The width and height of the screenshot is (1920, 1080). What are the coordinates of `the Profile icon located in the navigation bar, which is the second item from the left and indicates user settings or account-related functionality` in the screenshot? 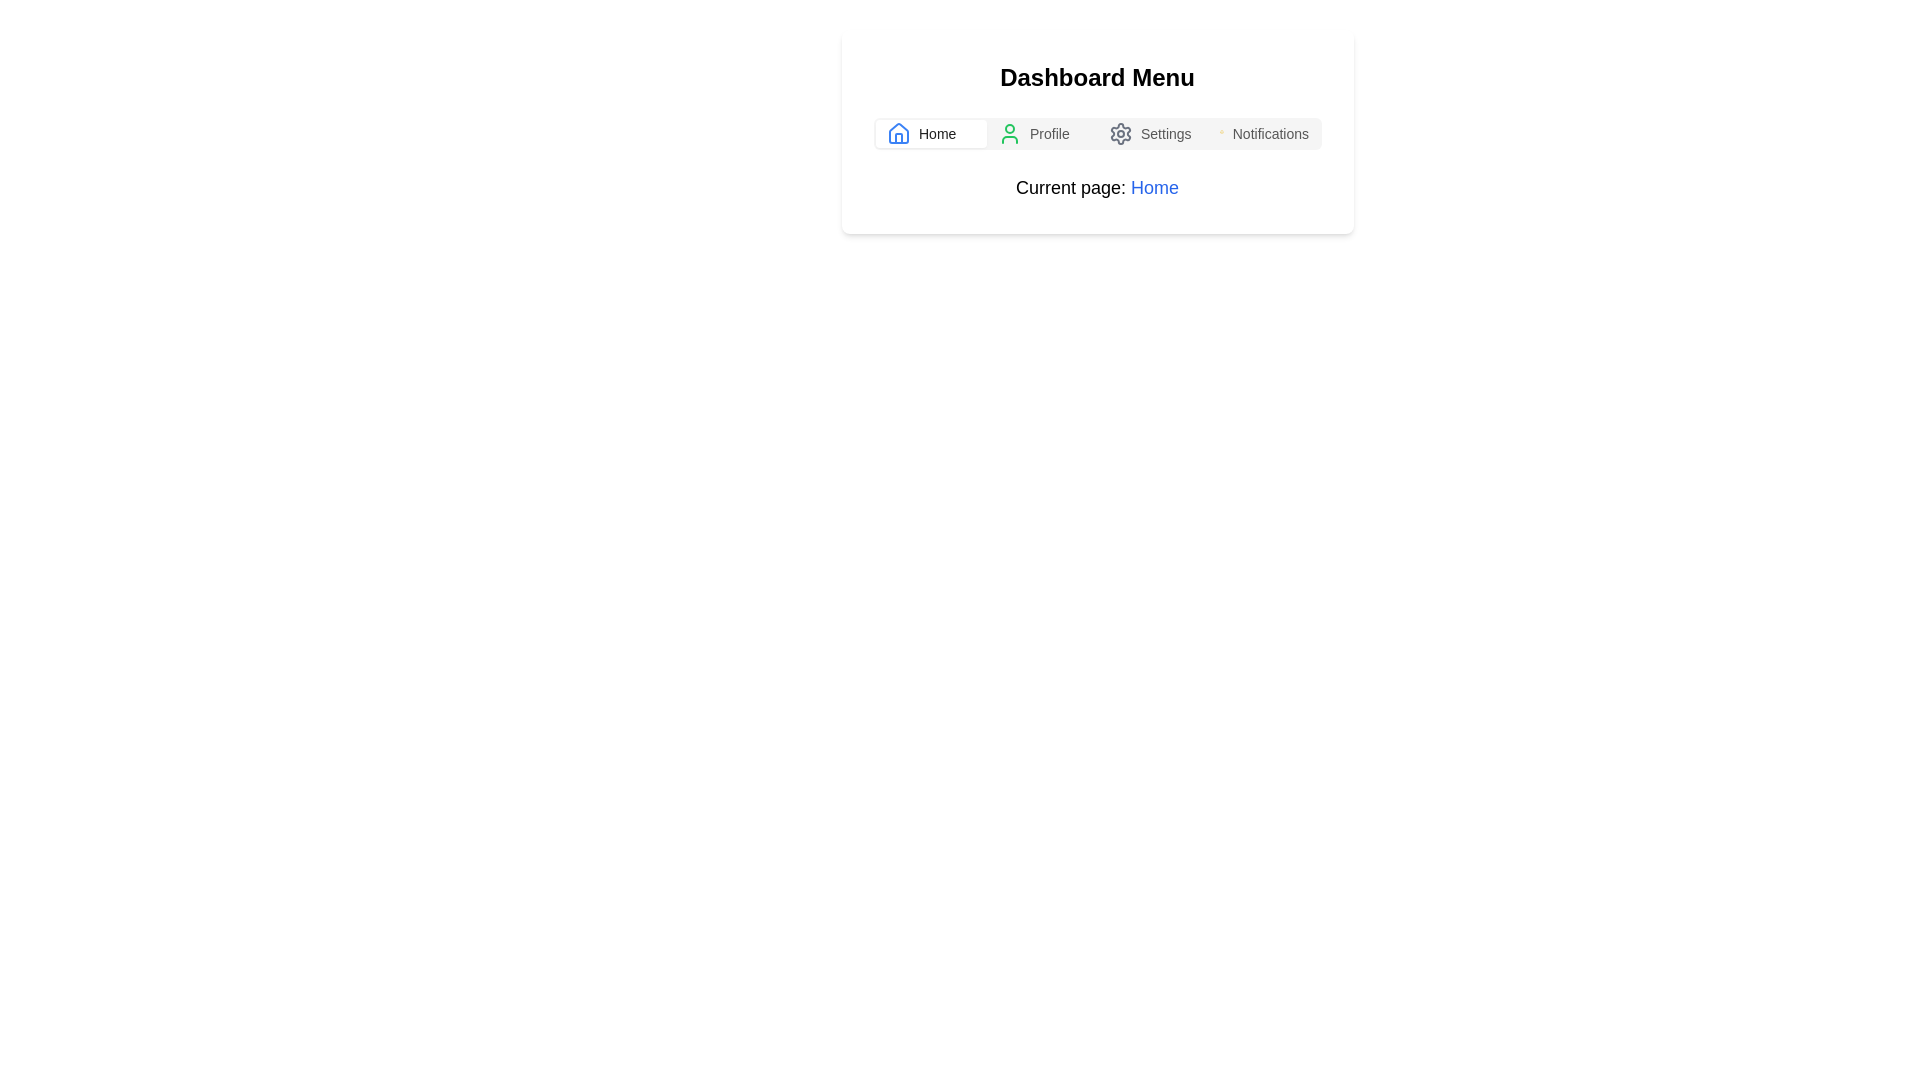 It's located at (1009, 134).